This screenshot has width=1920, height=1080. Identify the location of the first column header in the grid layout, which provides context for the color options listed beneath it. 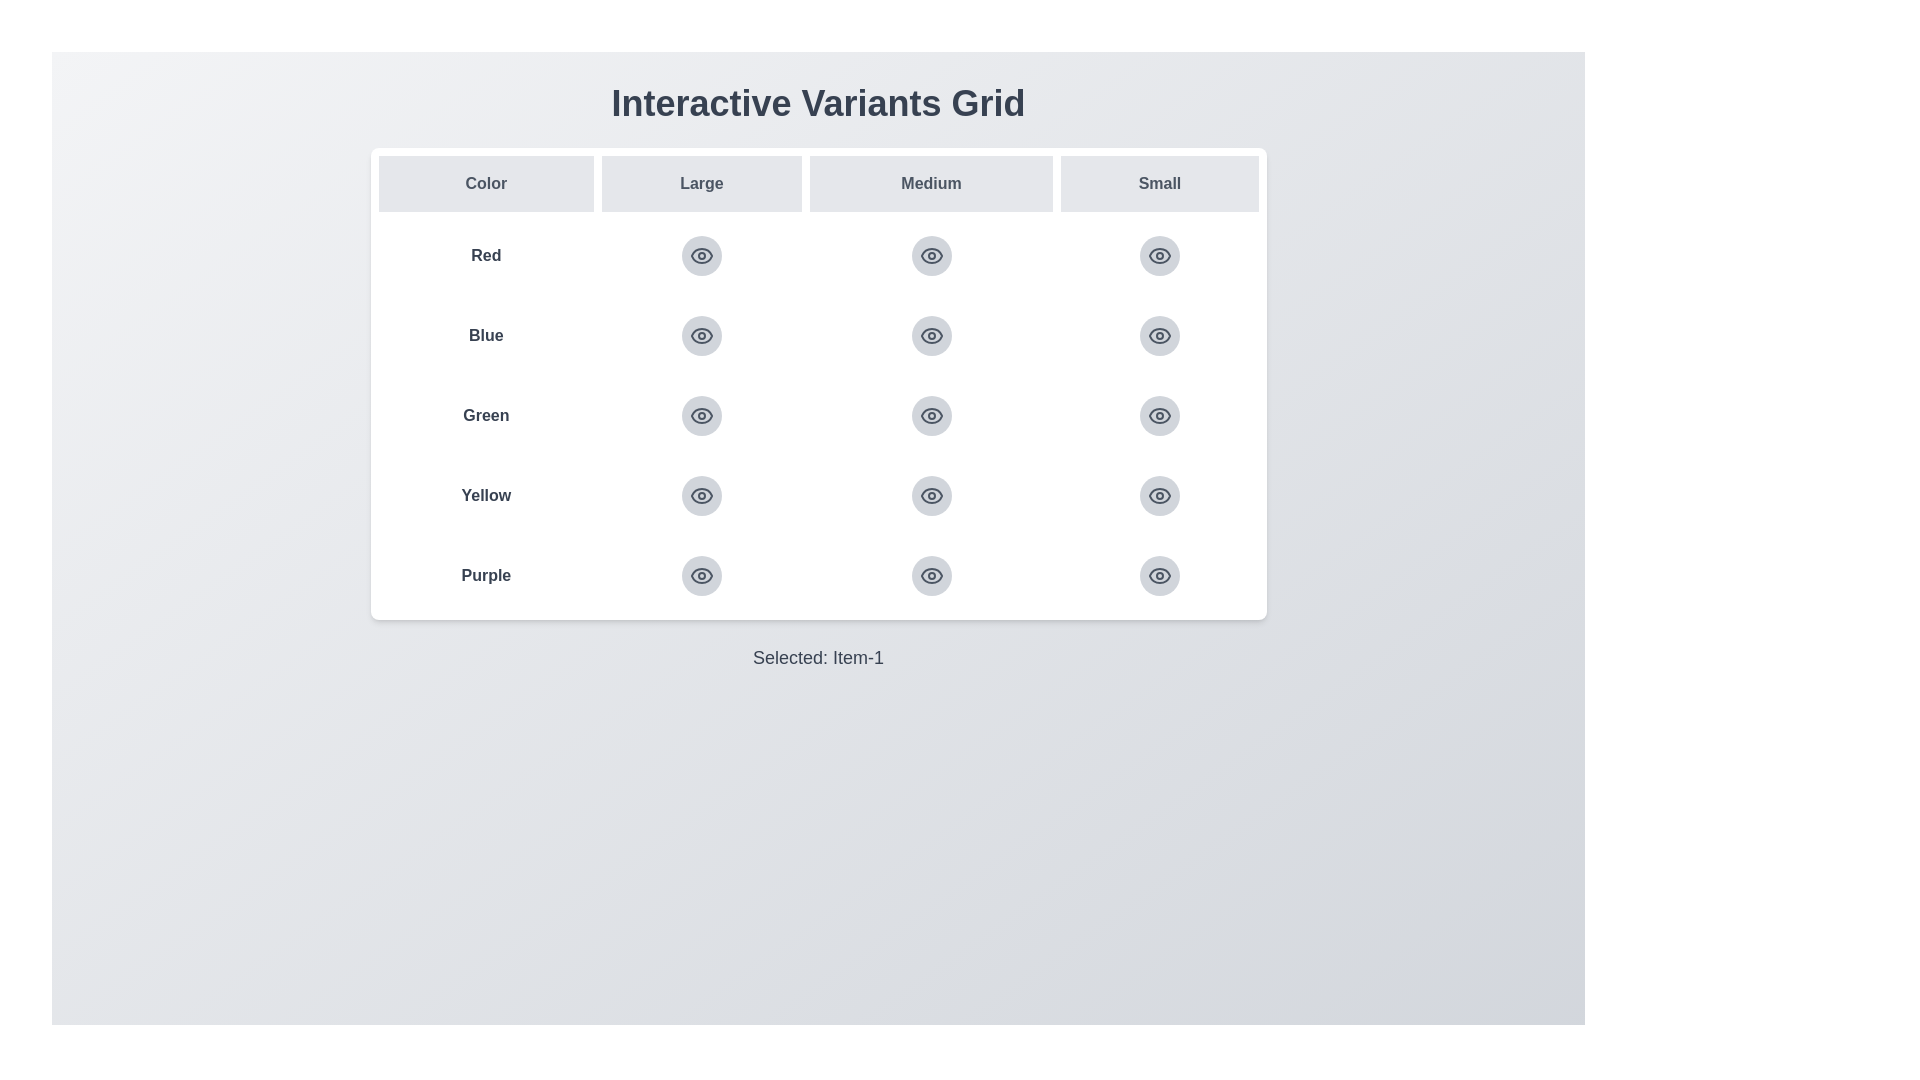
(486, 184).